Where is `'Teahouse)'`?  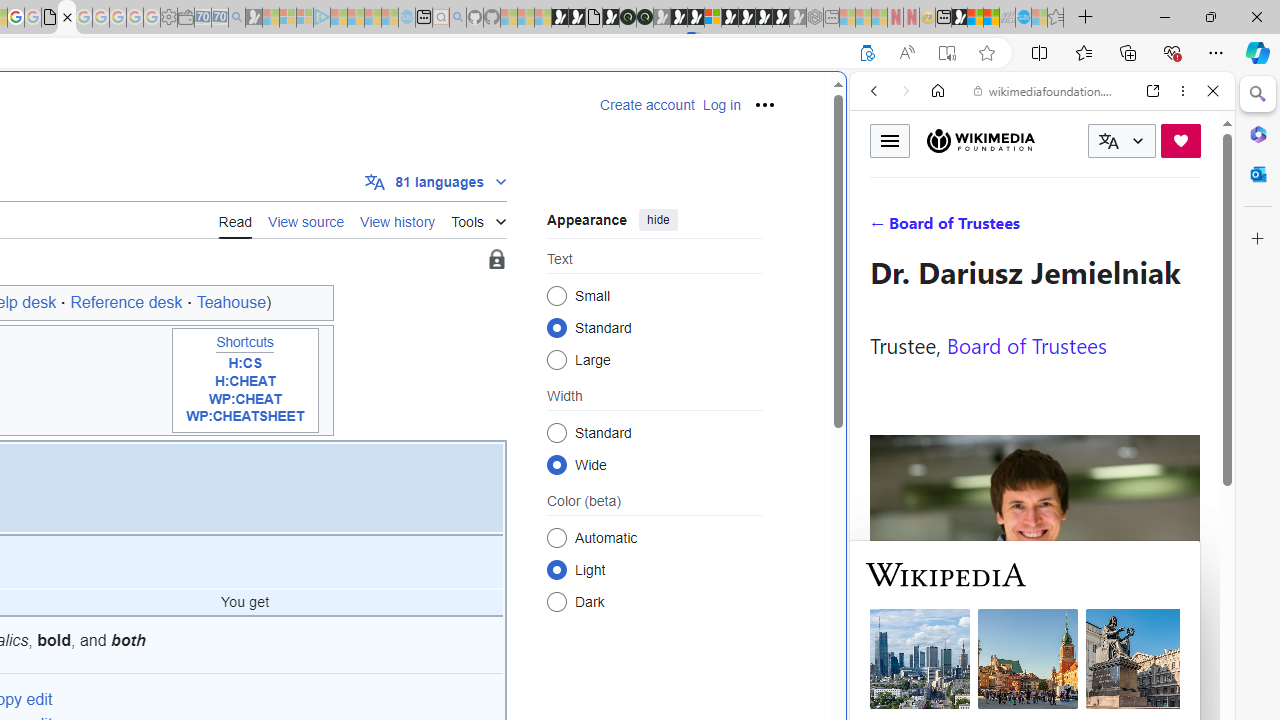 'Teahouse)' is located at coordinates (233, 302).